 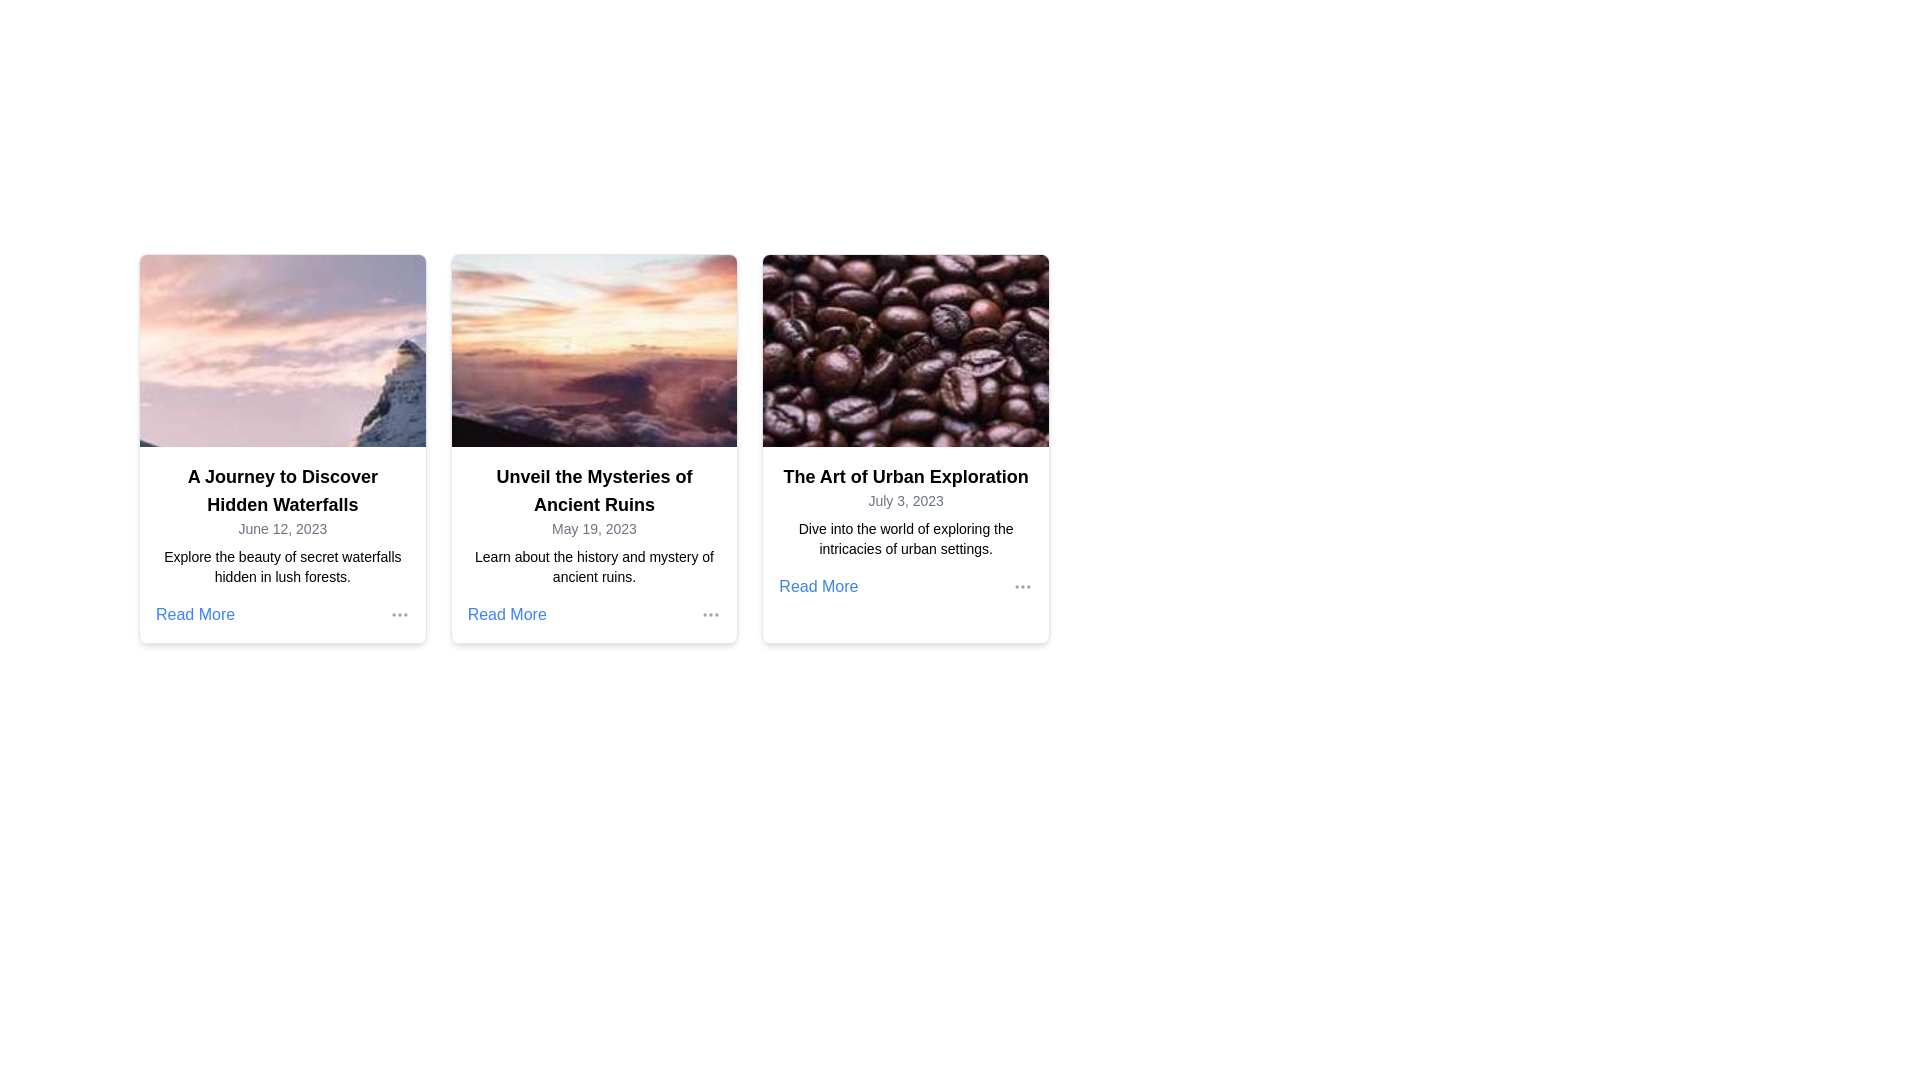 I want to click on the 'Read More' hyperlink located at the bottom section of the card titled 'The Art of Urban Exploration', so click(x=905, y=585).